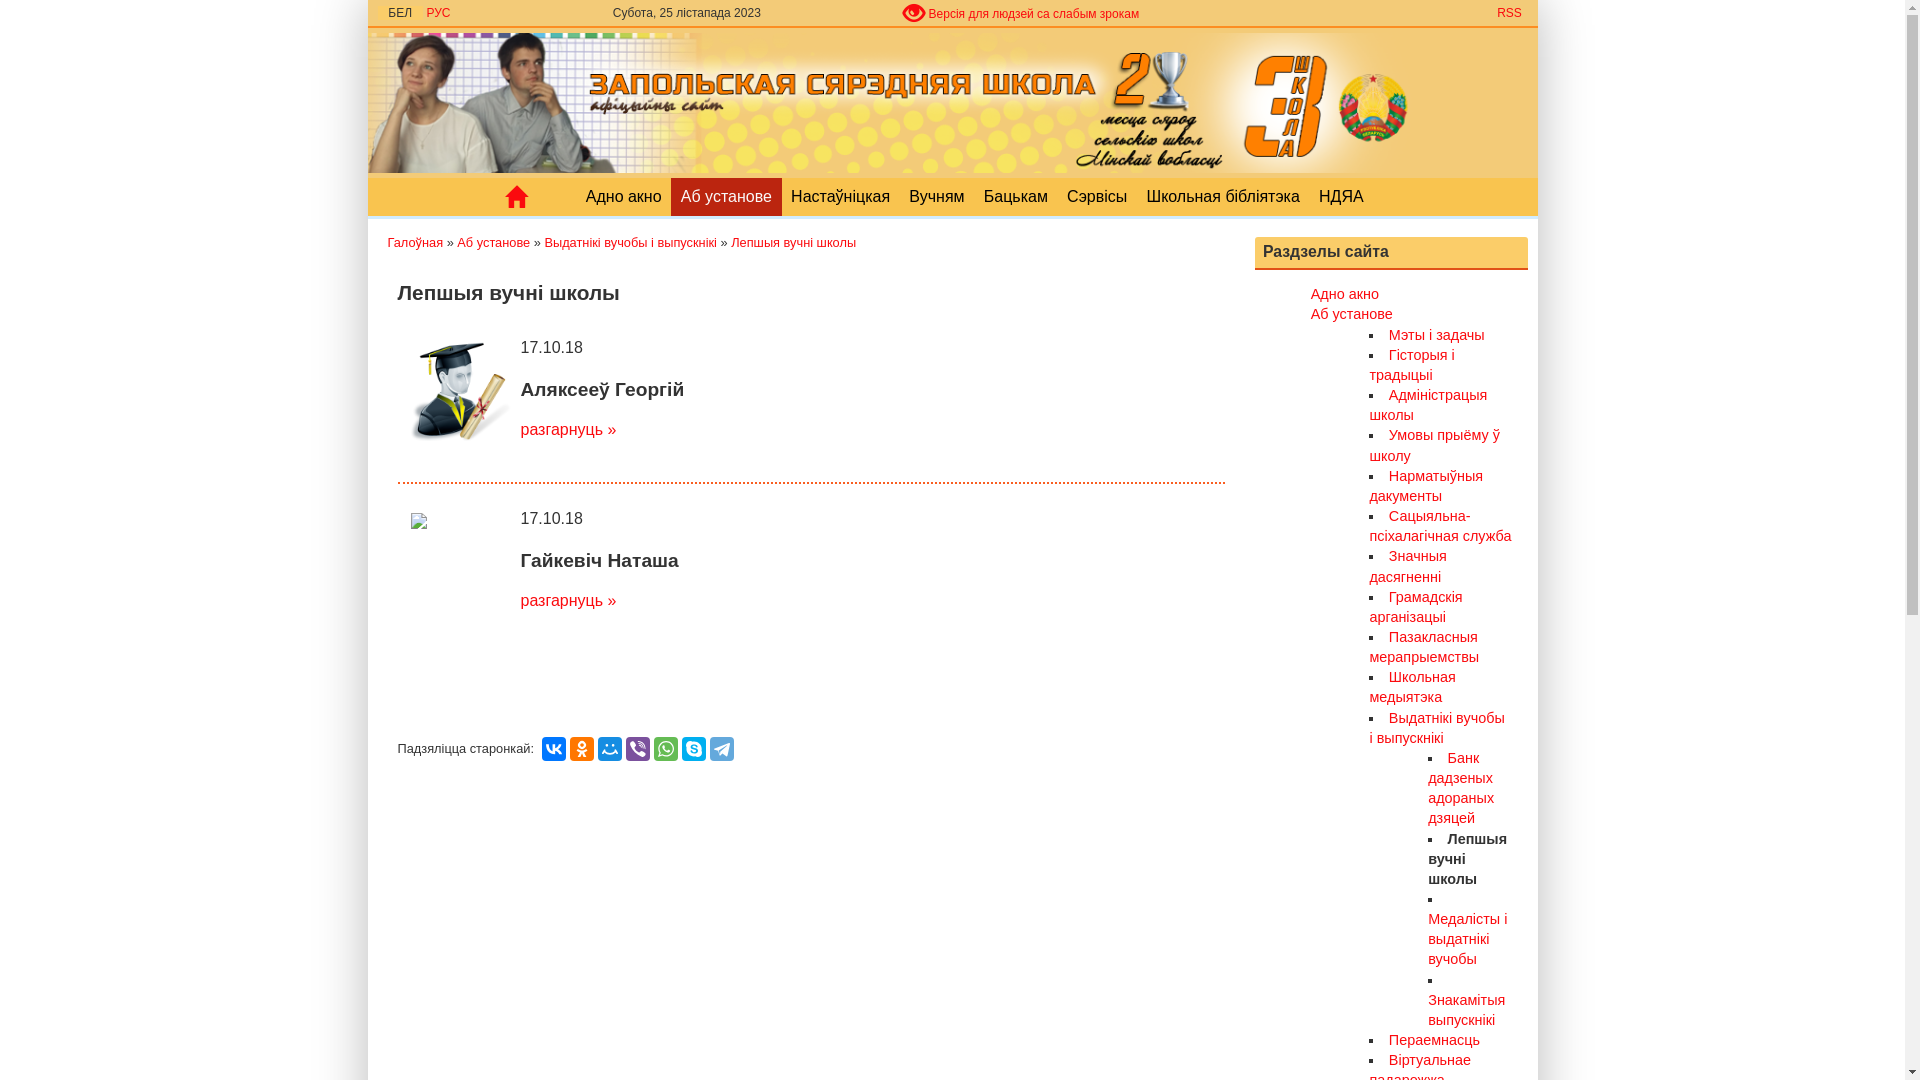  What do you see at coordinates (666, 748) in the screenshot?
I see `'WhatsApp'` at bounding box center [666, 748].